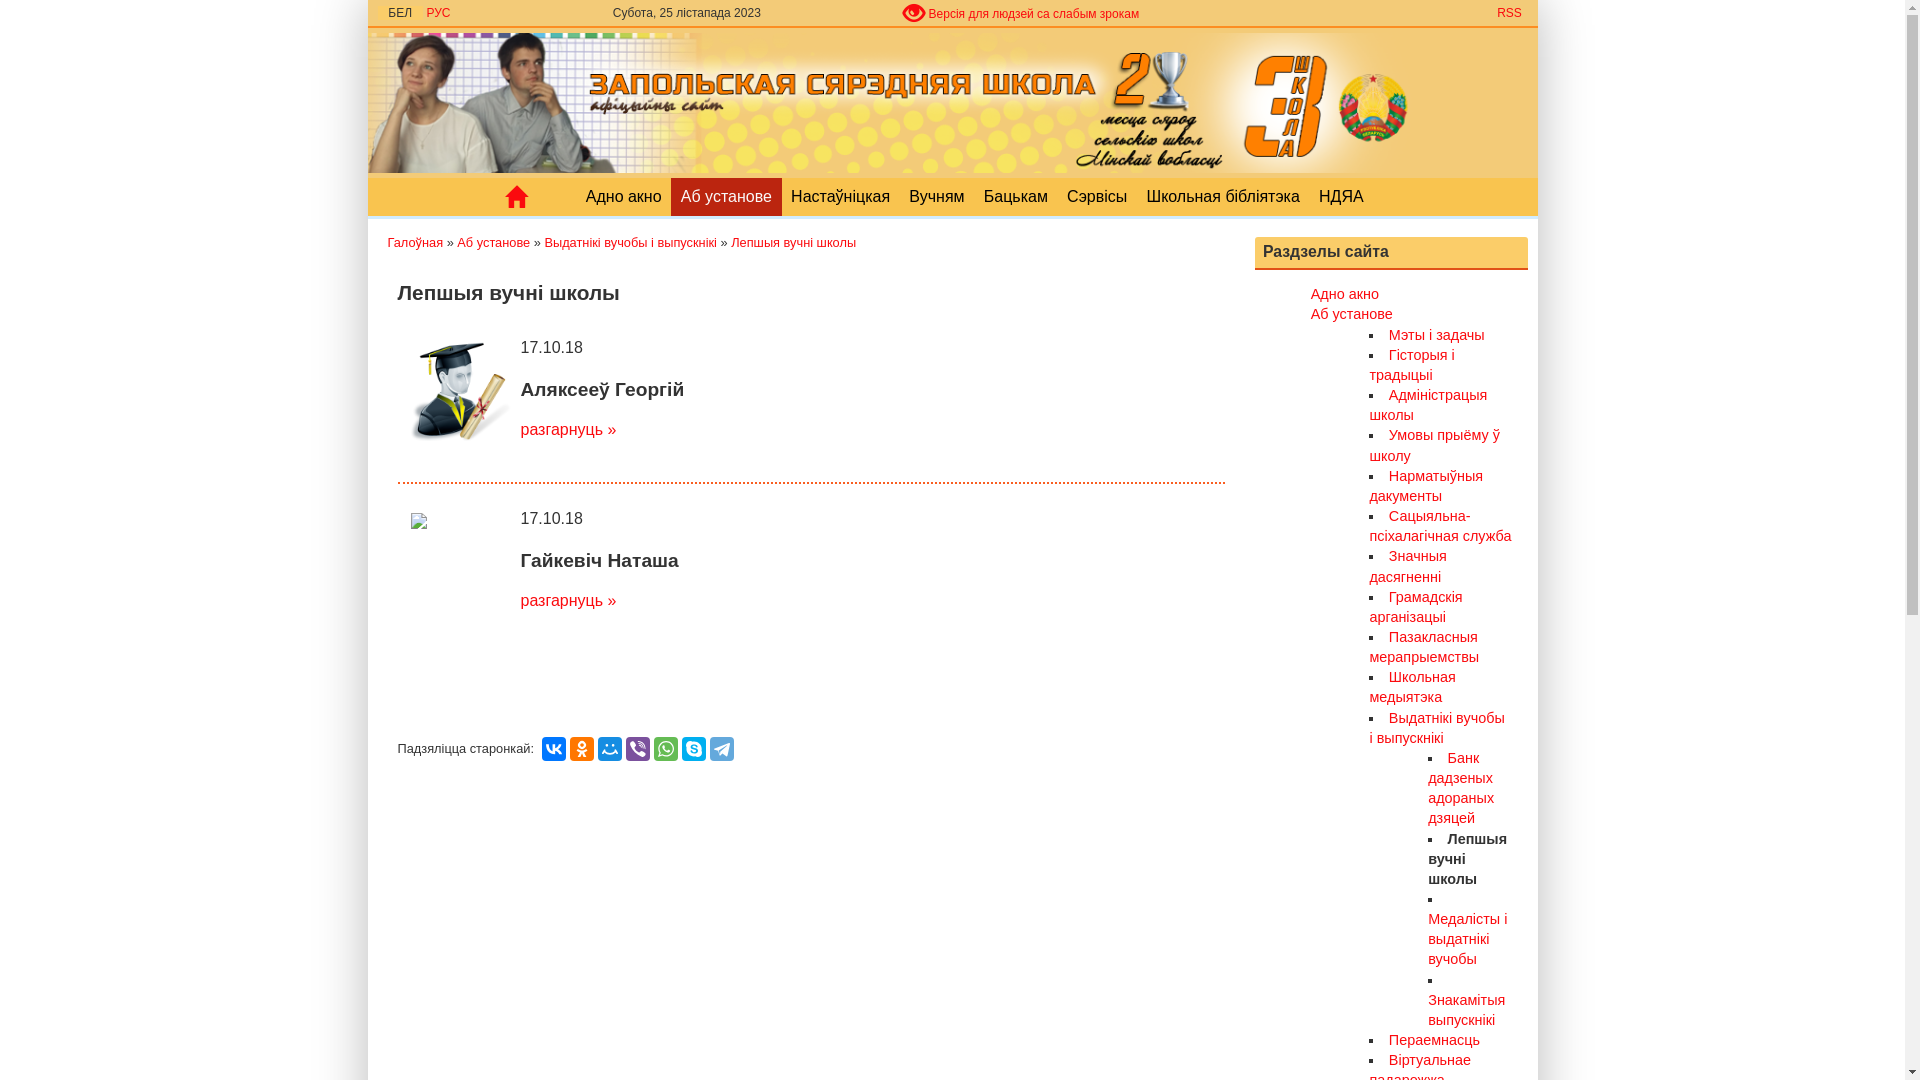  What do you see at coordinates (666, 748) in the screenshot?
I see `'WhatsApp'` at bounding box center [666, 748].